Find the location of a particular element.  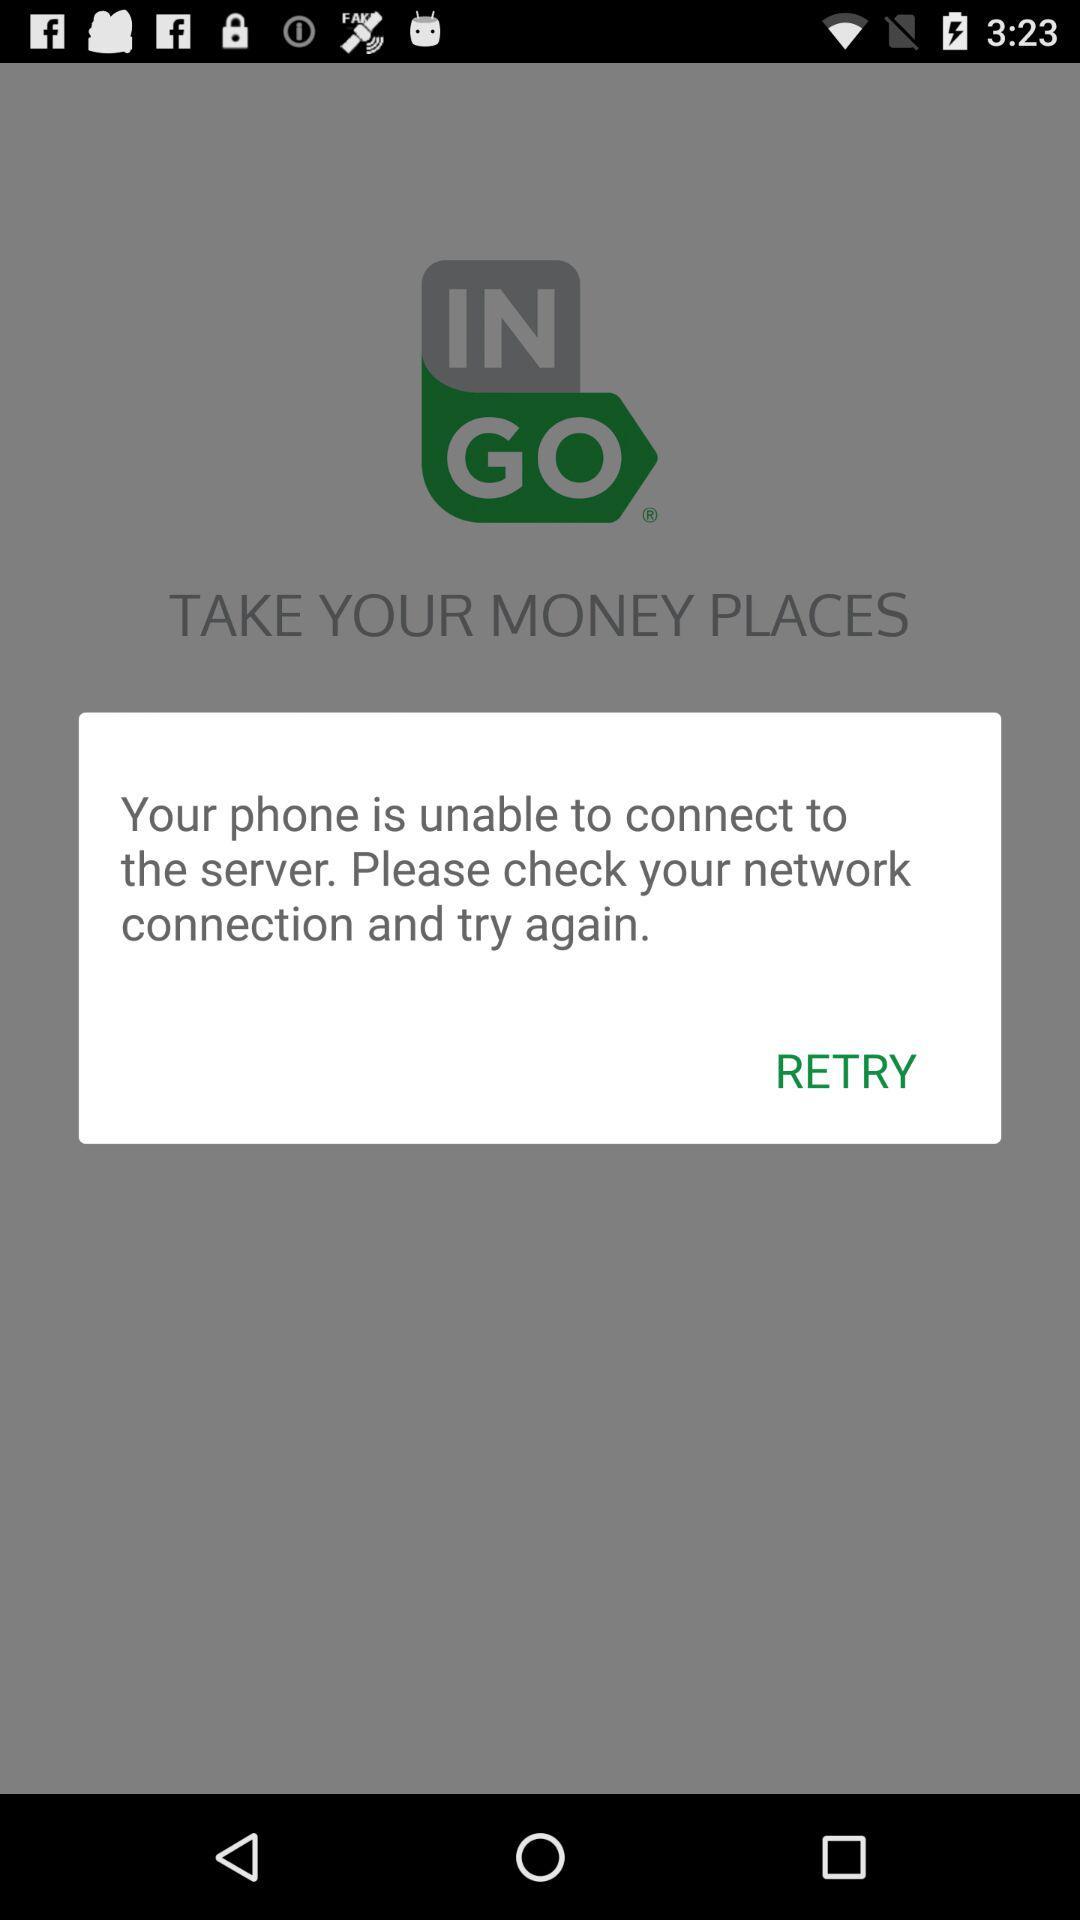

retry icon is located at coordinates (845, 1068).